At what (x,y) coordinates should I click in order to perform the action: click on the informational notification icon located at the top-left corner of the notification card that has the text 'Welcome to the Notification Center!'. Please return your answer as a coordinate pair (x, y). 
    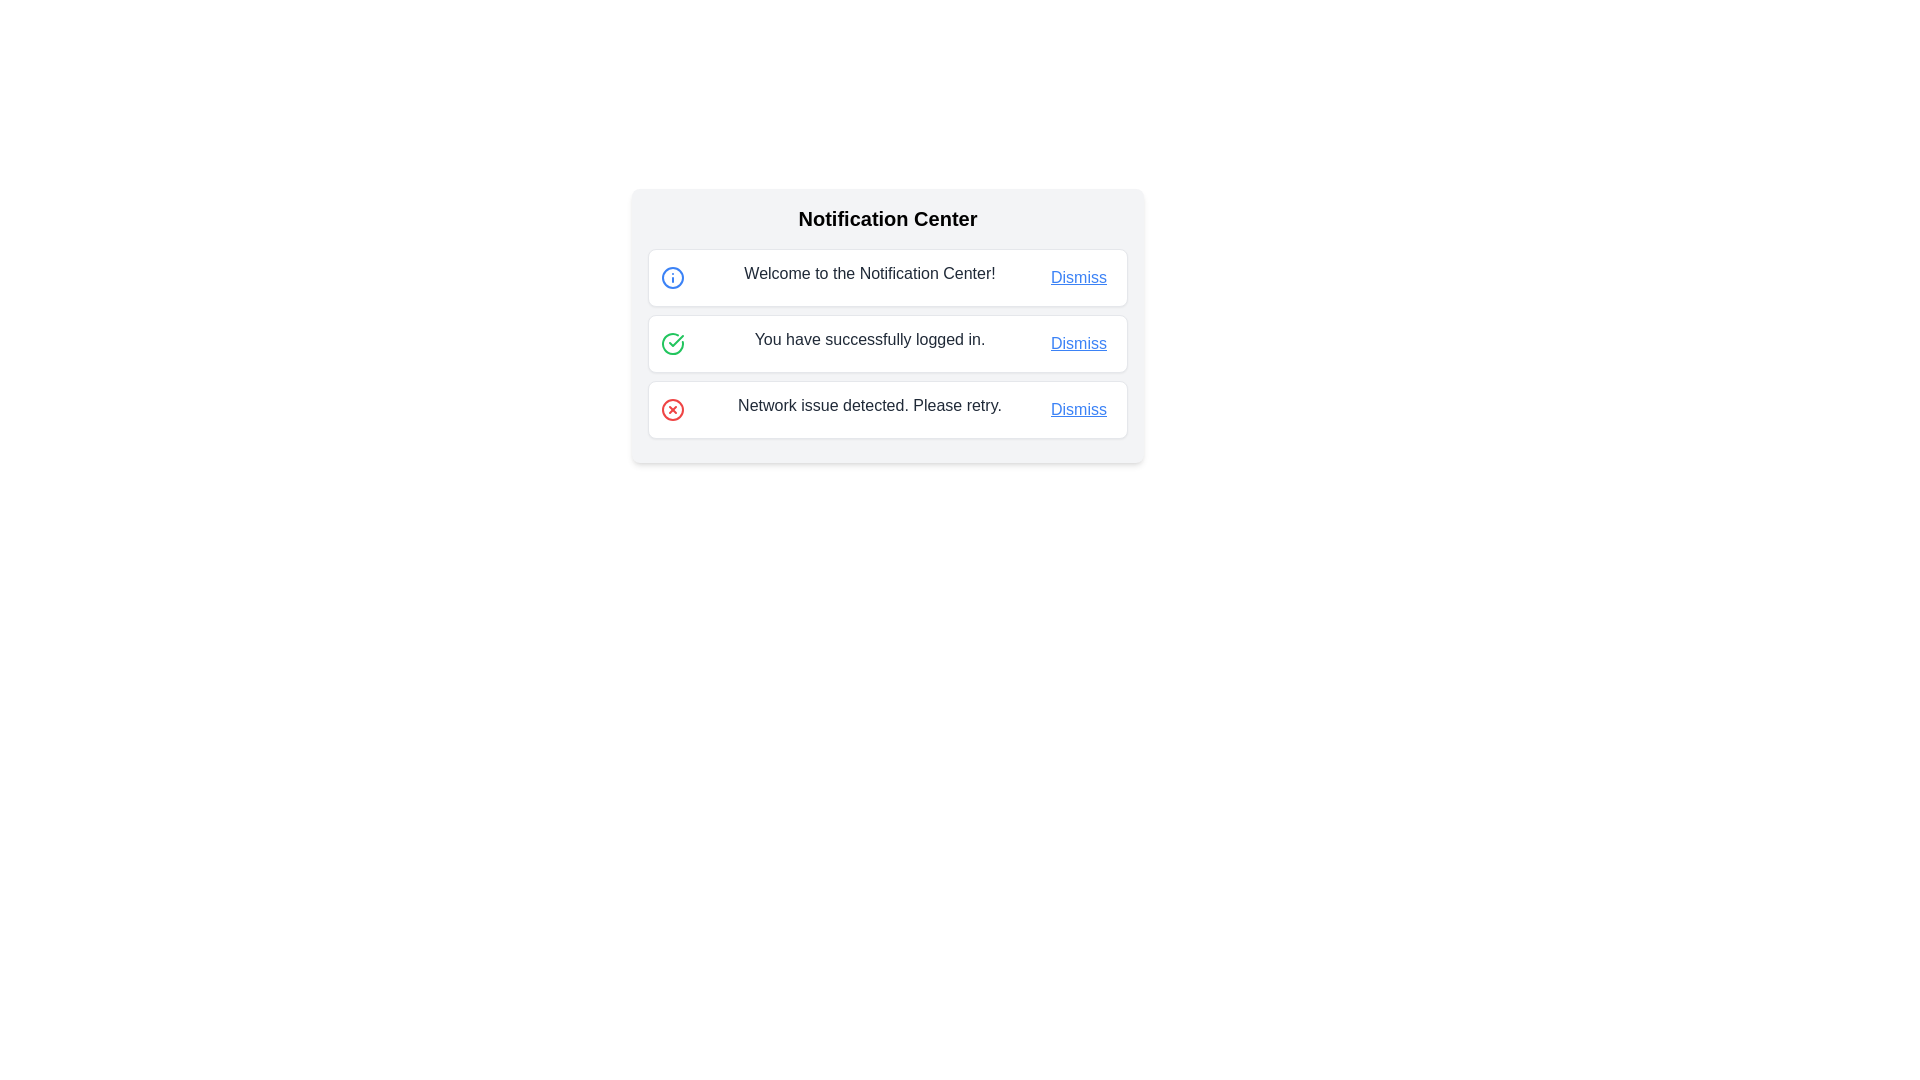
    Looking at the image, I should click on (672, 277).